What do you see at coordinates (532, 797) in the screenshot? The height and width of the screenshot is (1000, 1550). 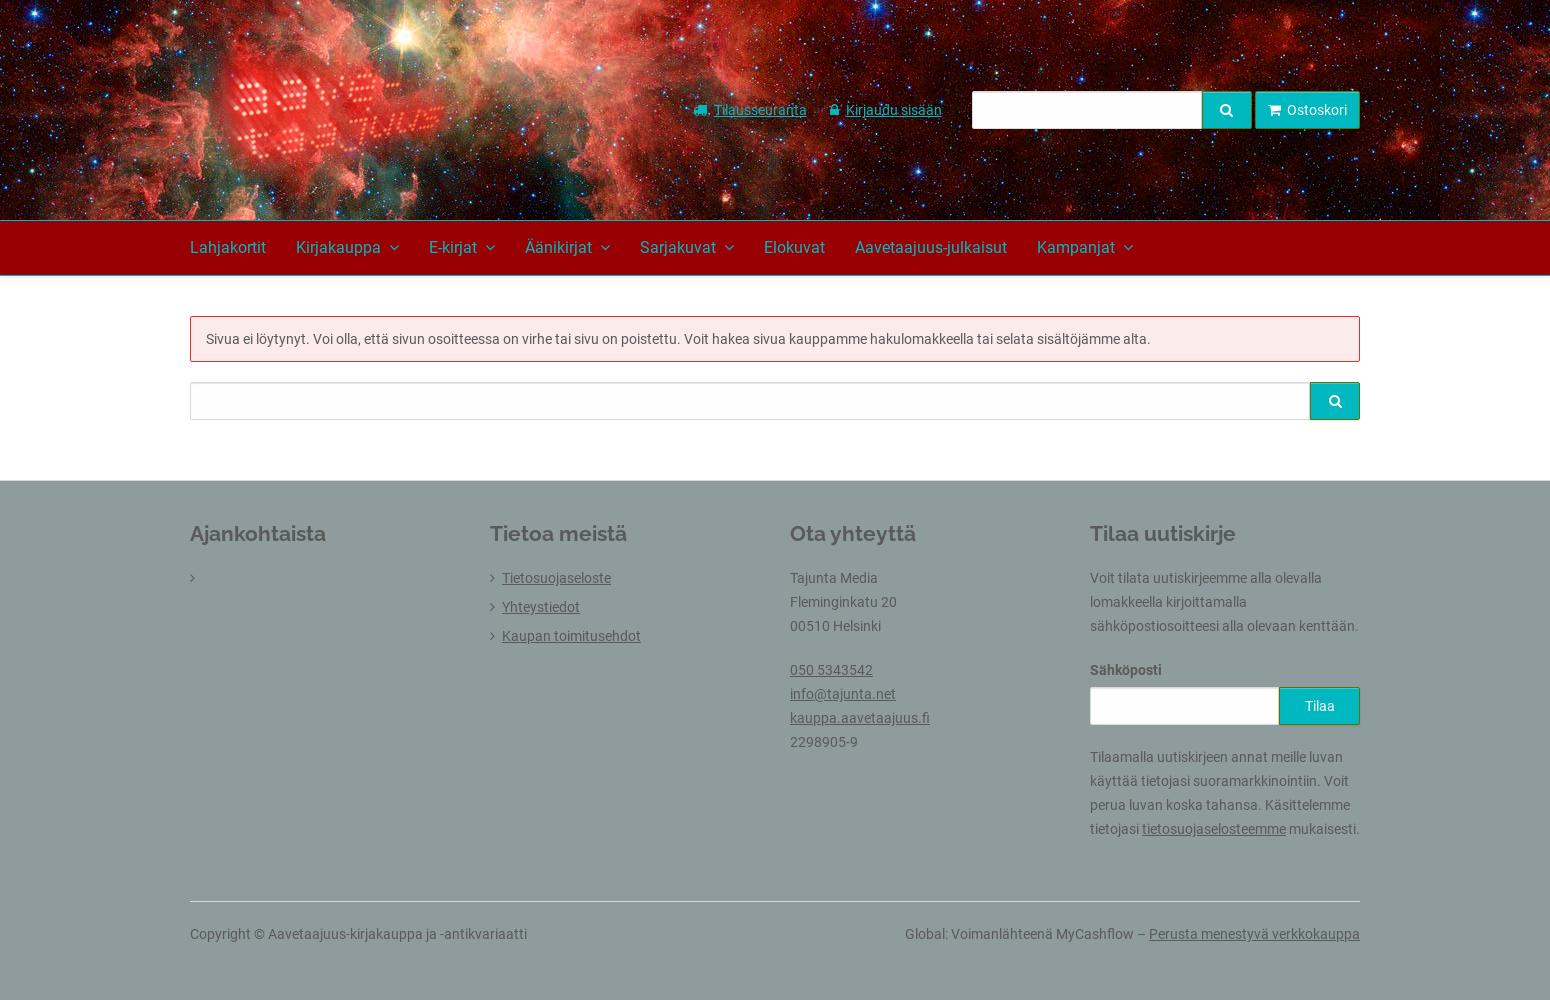 I see `'Post-apokalypsi'` at bounding box center [532, 797].